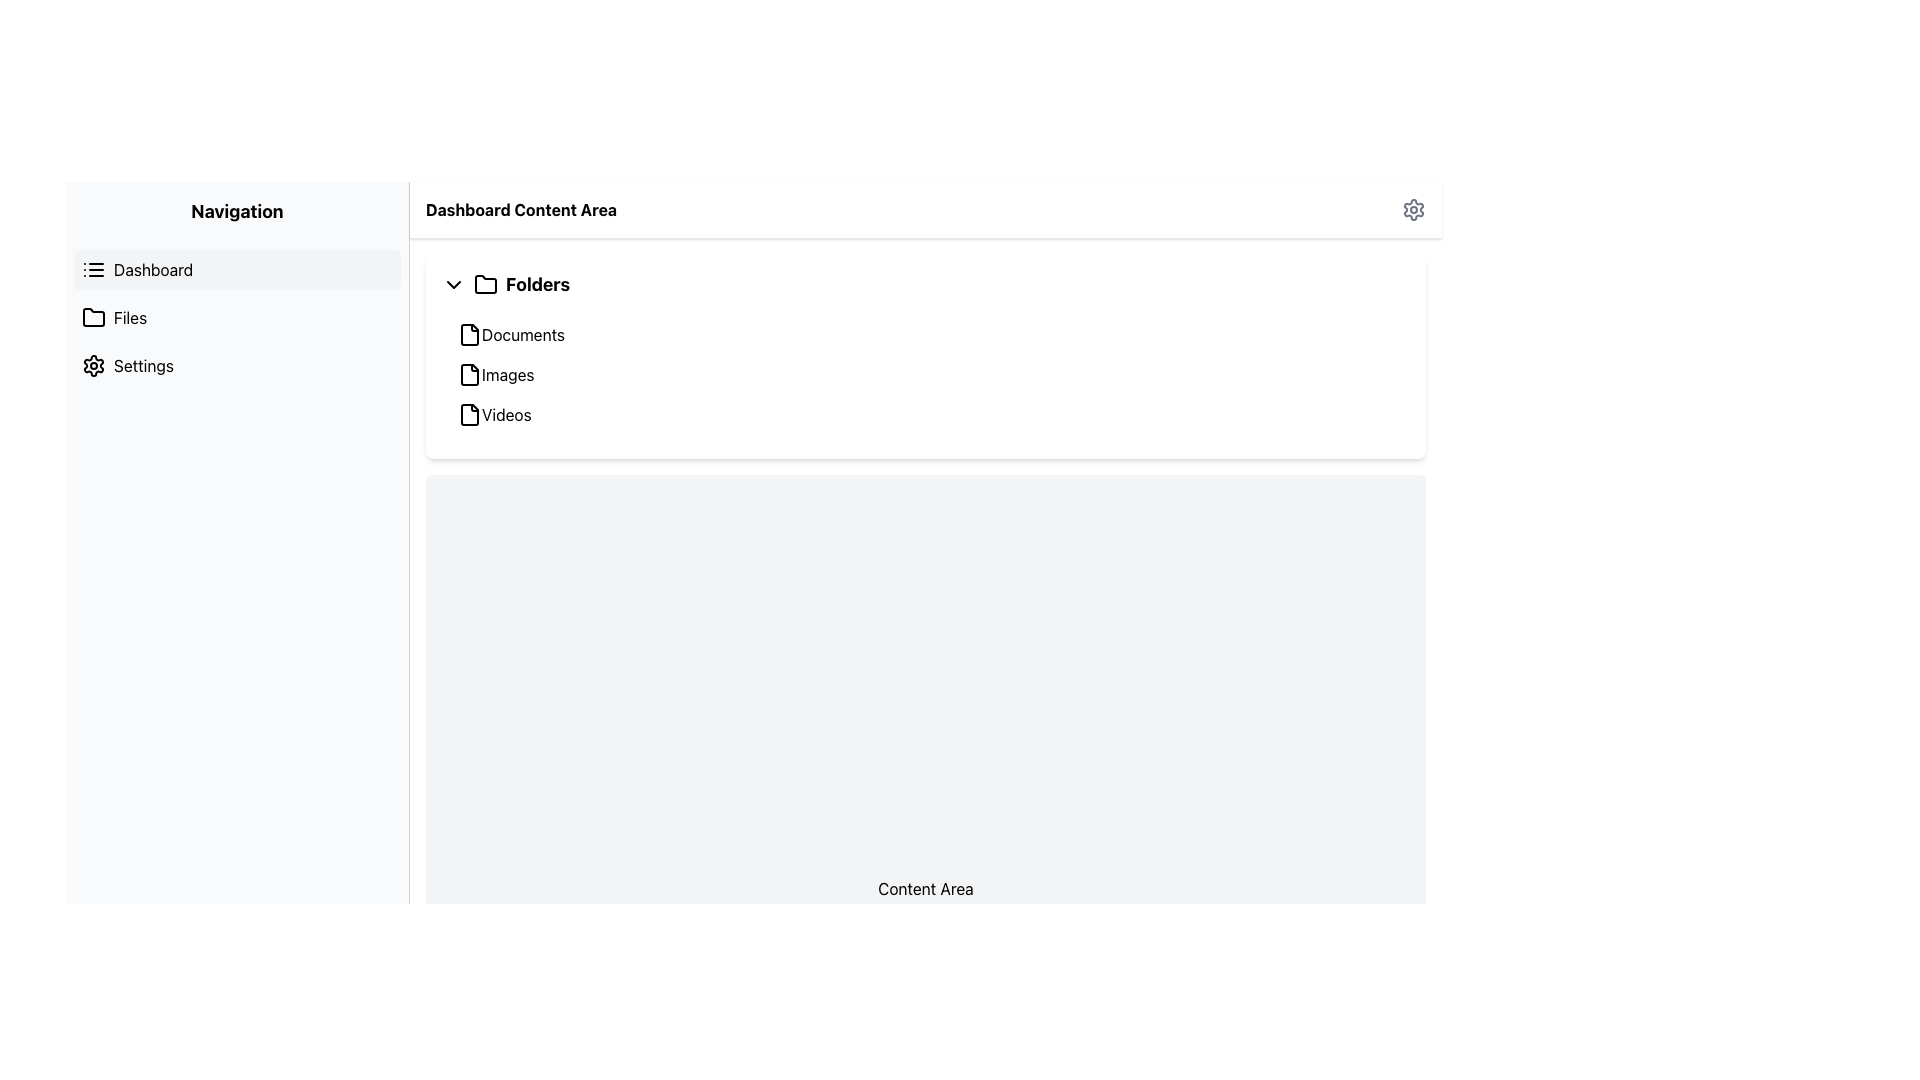 The width and height of the screenshot is (1920, 1080). What do you see at coordinates (523, 334) in the screenshot?
I see `the 'Documents' text label located` at bounding box center [523, 334].